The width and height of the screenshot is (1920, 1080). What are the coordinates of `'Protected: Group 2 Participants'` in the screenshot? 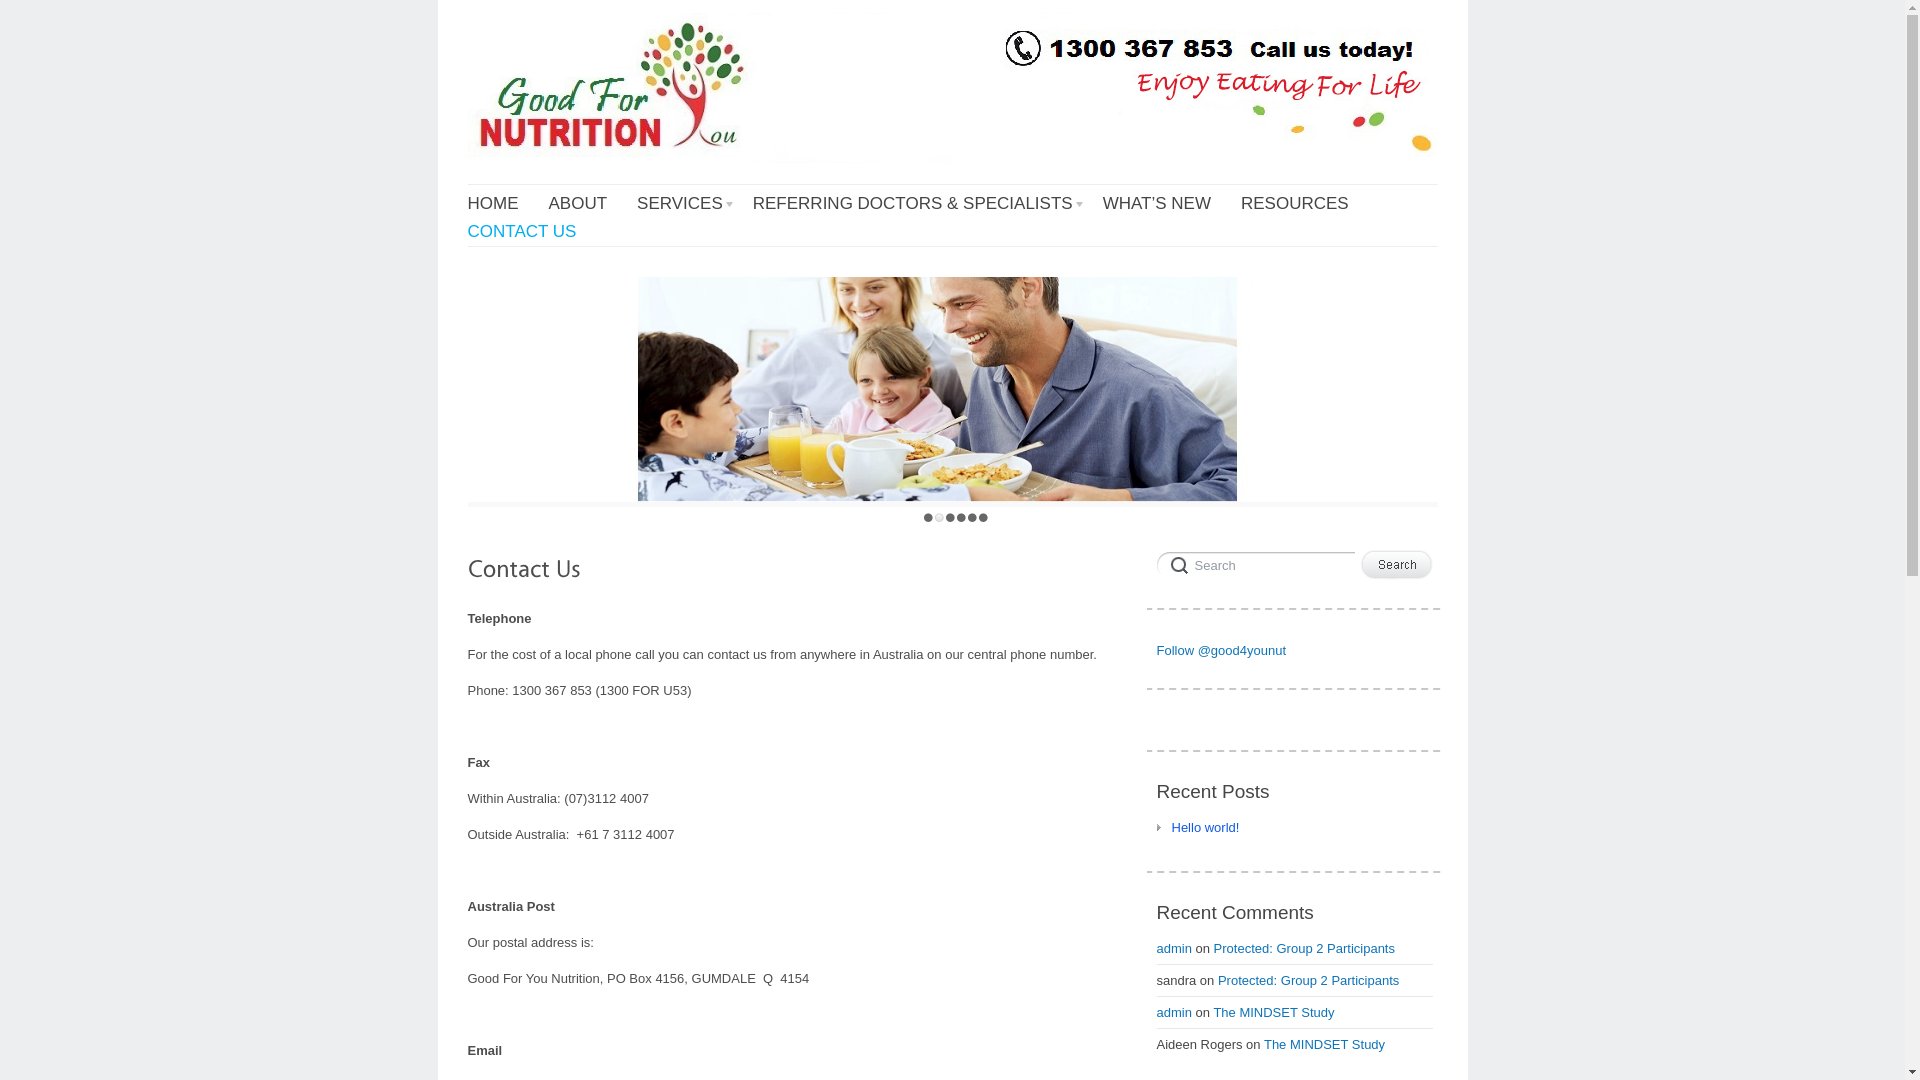 It's located at (1304, 947).